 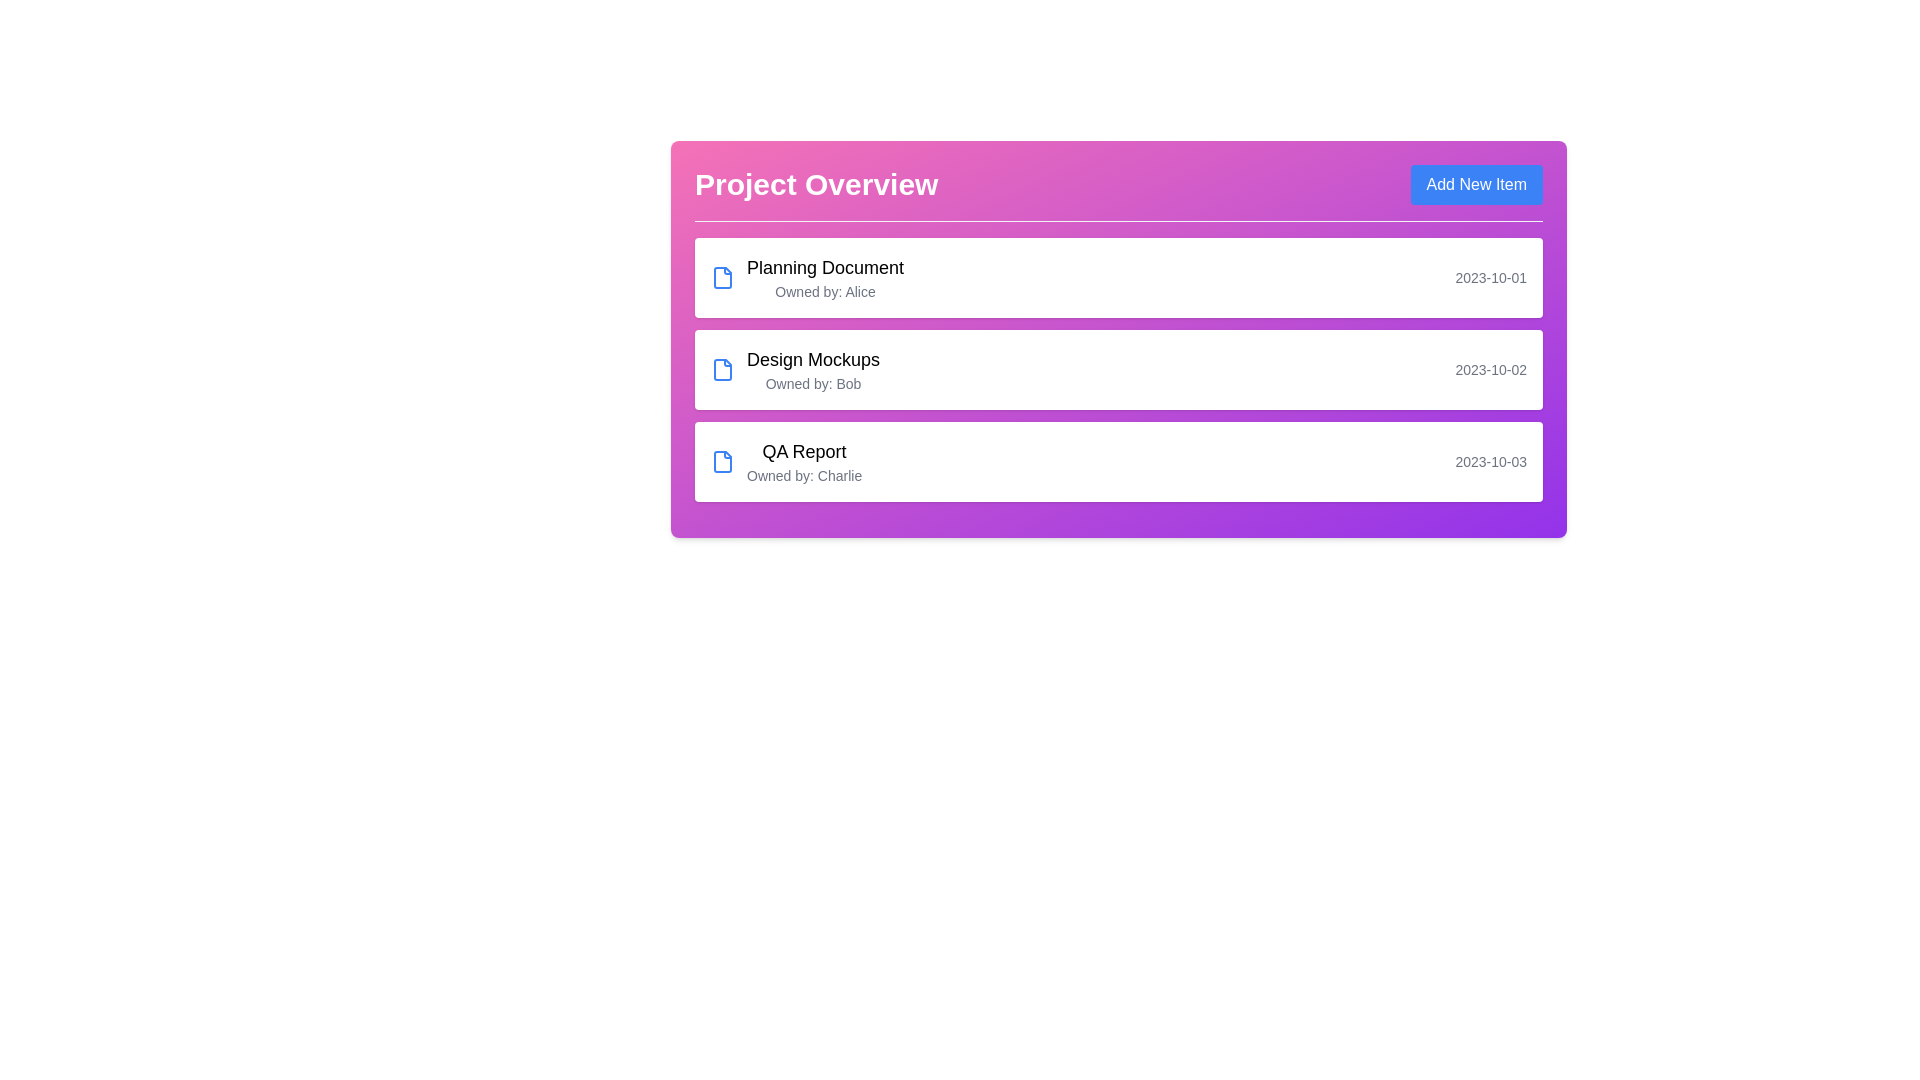 What do you see at coordinates (804, 462) in the screenshot?
I see `the Text block that describes the 'QA Report' owned by 'Charlie', which is the third item in the vertical list of project overviews under the 'Project Overview' section` at bounding box center [804, 462].